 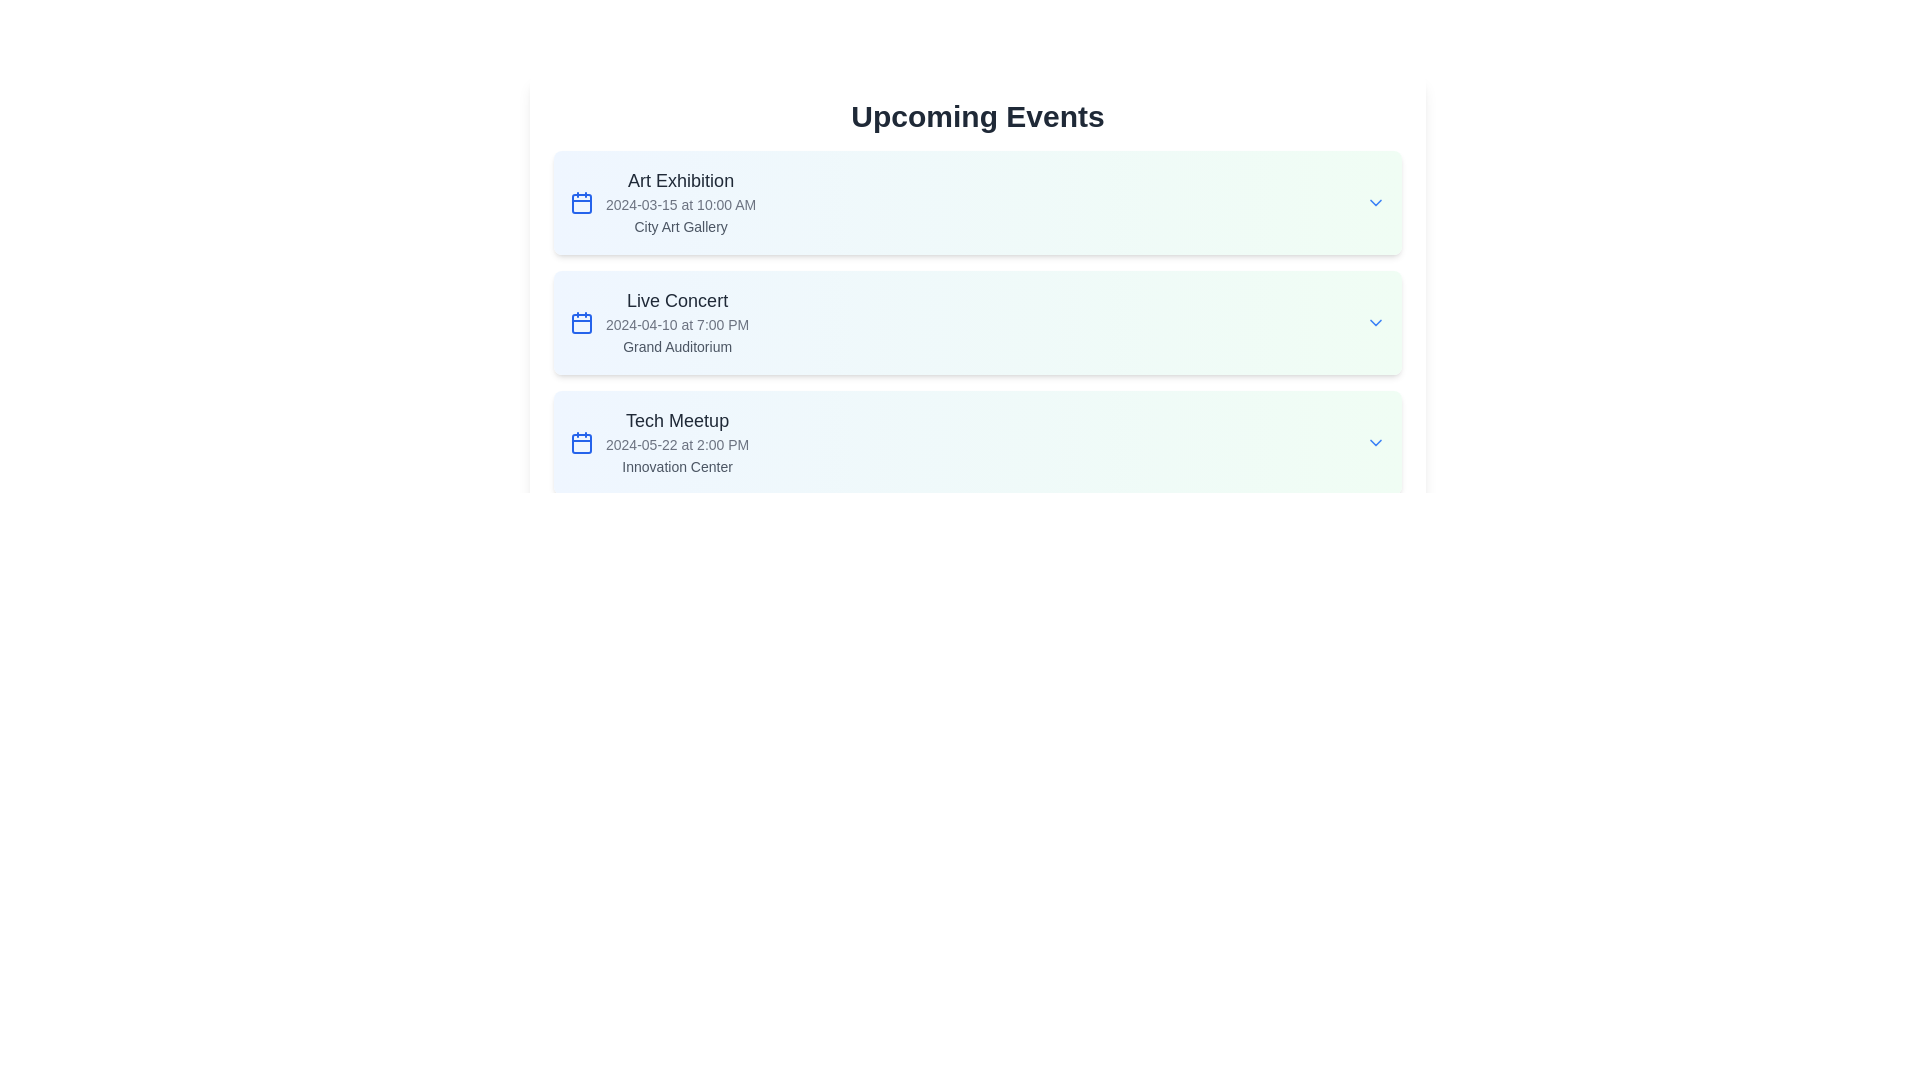 What do you see at coordinates (659, 442) in the screenshot?
I see `the third event item in the list under the 'Upcoming Events' header` at bounding box center [659, 442].